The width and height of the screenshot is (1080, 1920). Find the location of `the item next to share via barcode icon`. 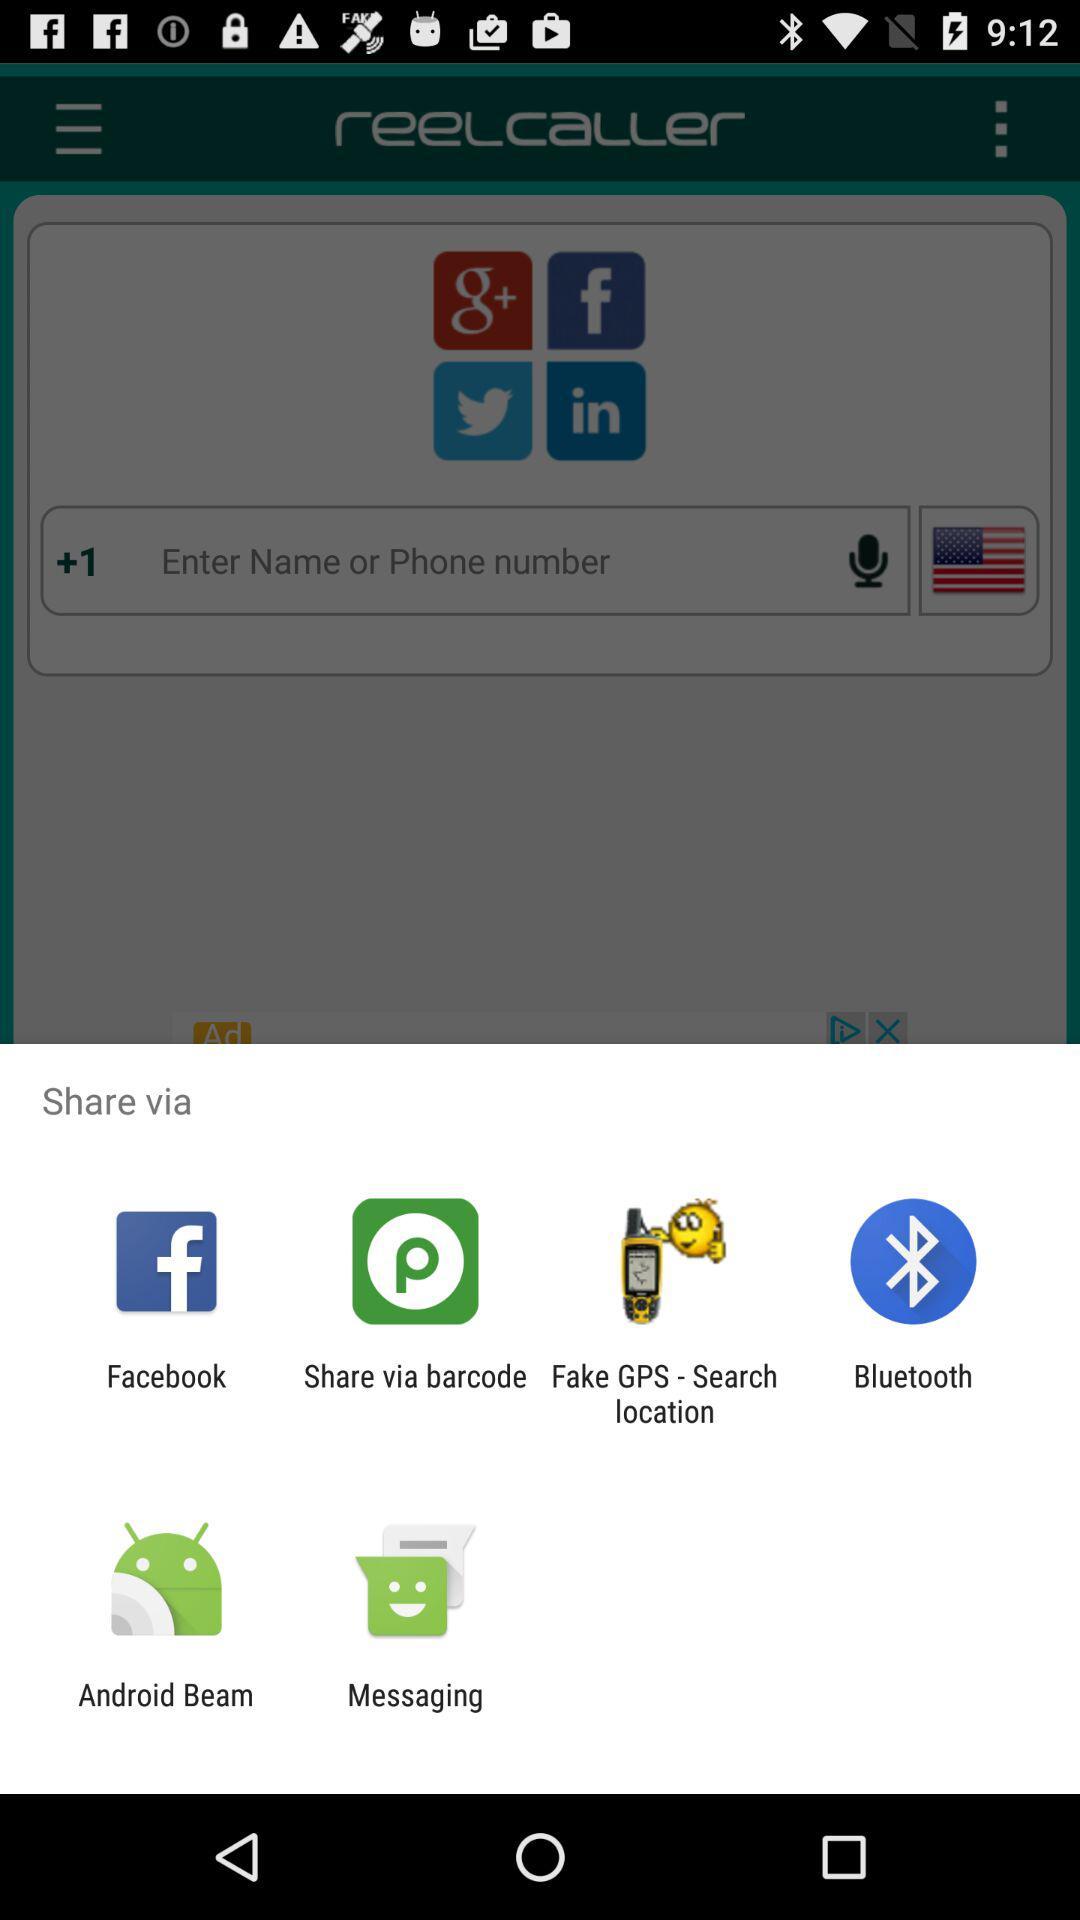

the item next to share via barcode icon is located at coordinates (165, 1392).